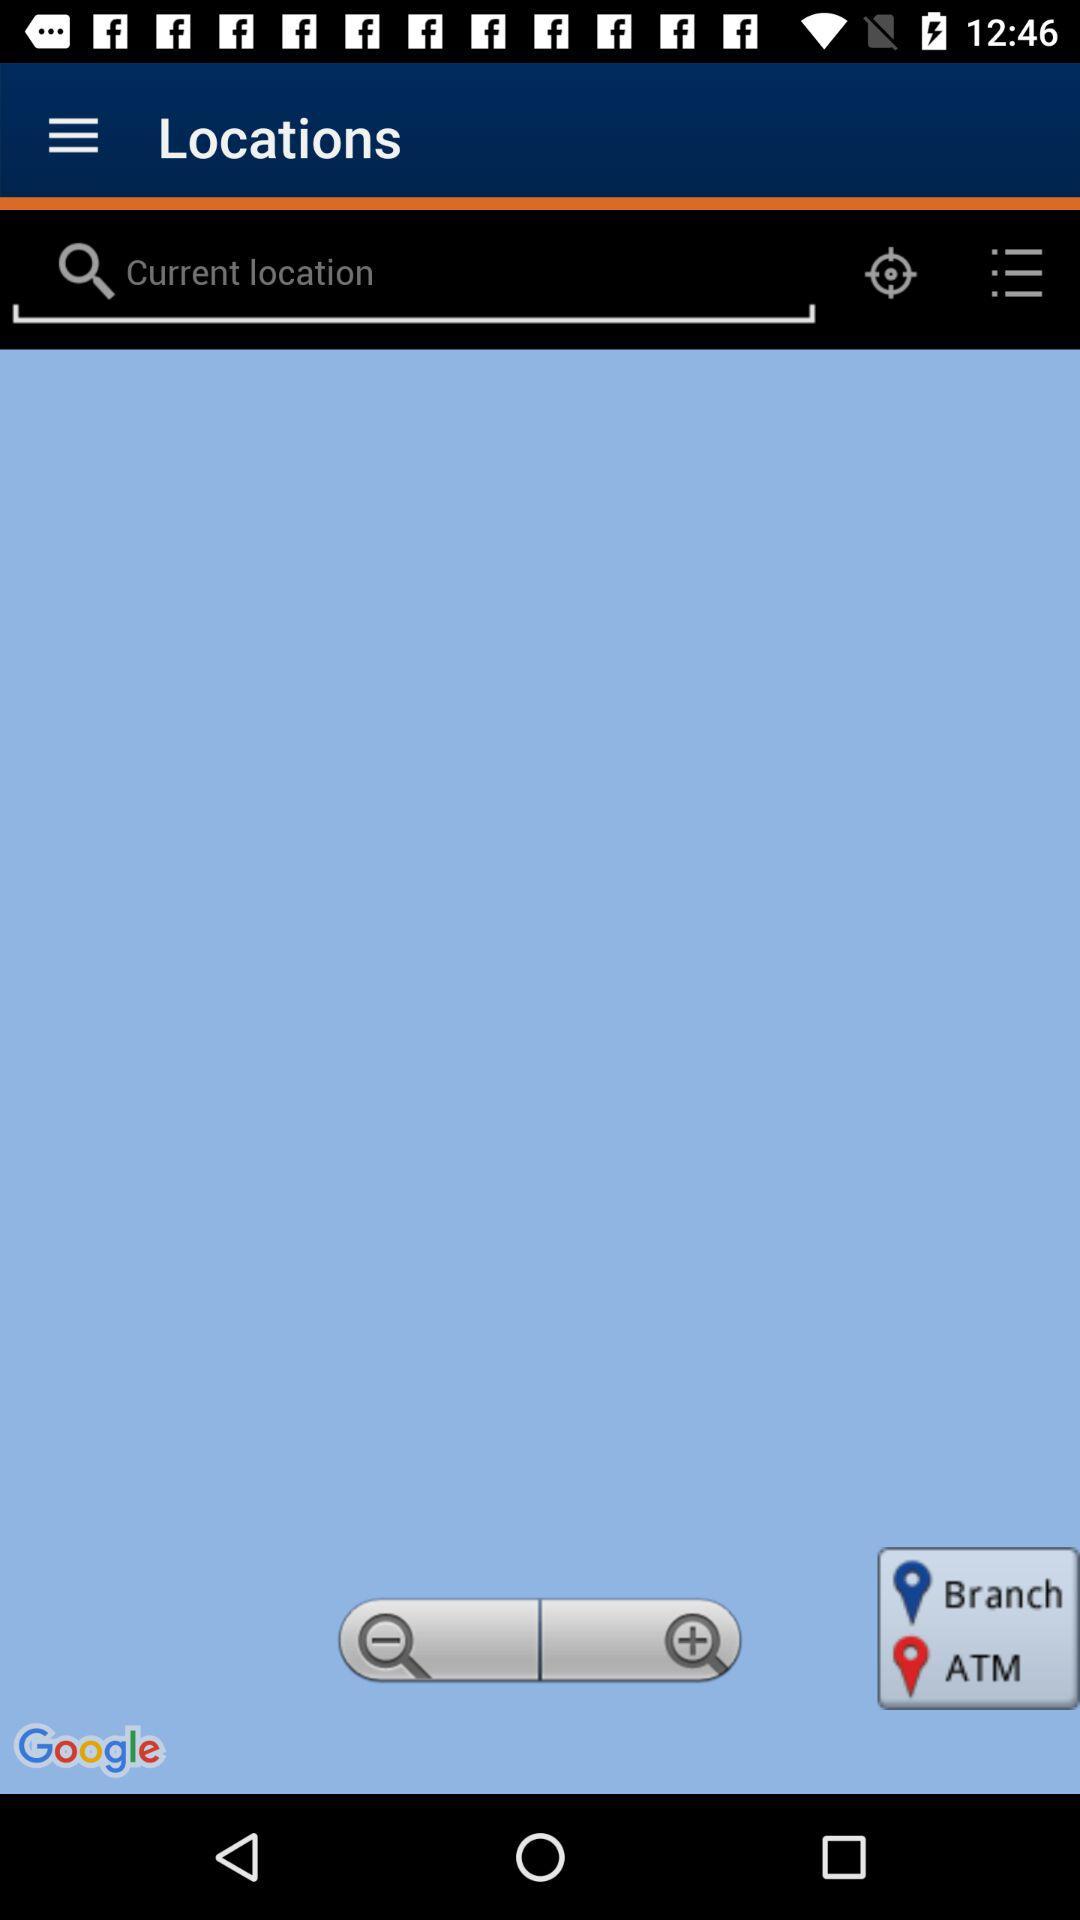 This screenshot has width=1080, height=1920. What do you see at coordinates (890, 272) in the screenshot?
I see `the location_crosshair icon` at bounding box center [890, 272].